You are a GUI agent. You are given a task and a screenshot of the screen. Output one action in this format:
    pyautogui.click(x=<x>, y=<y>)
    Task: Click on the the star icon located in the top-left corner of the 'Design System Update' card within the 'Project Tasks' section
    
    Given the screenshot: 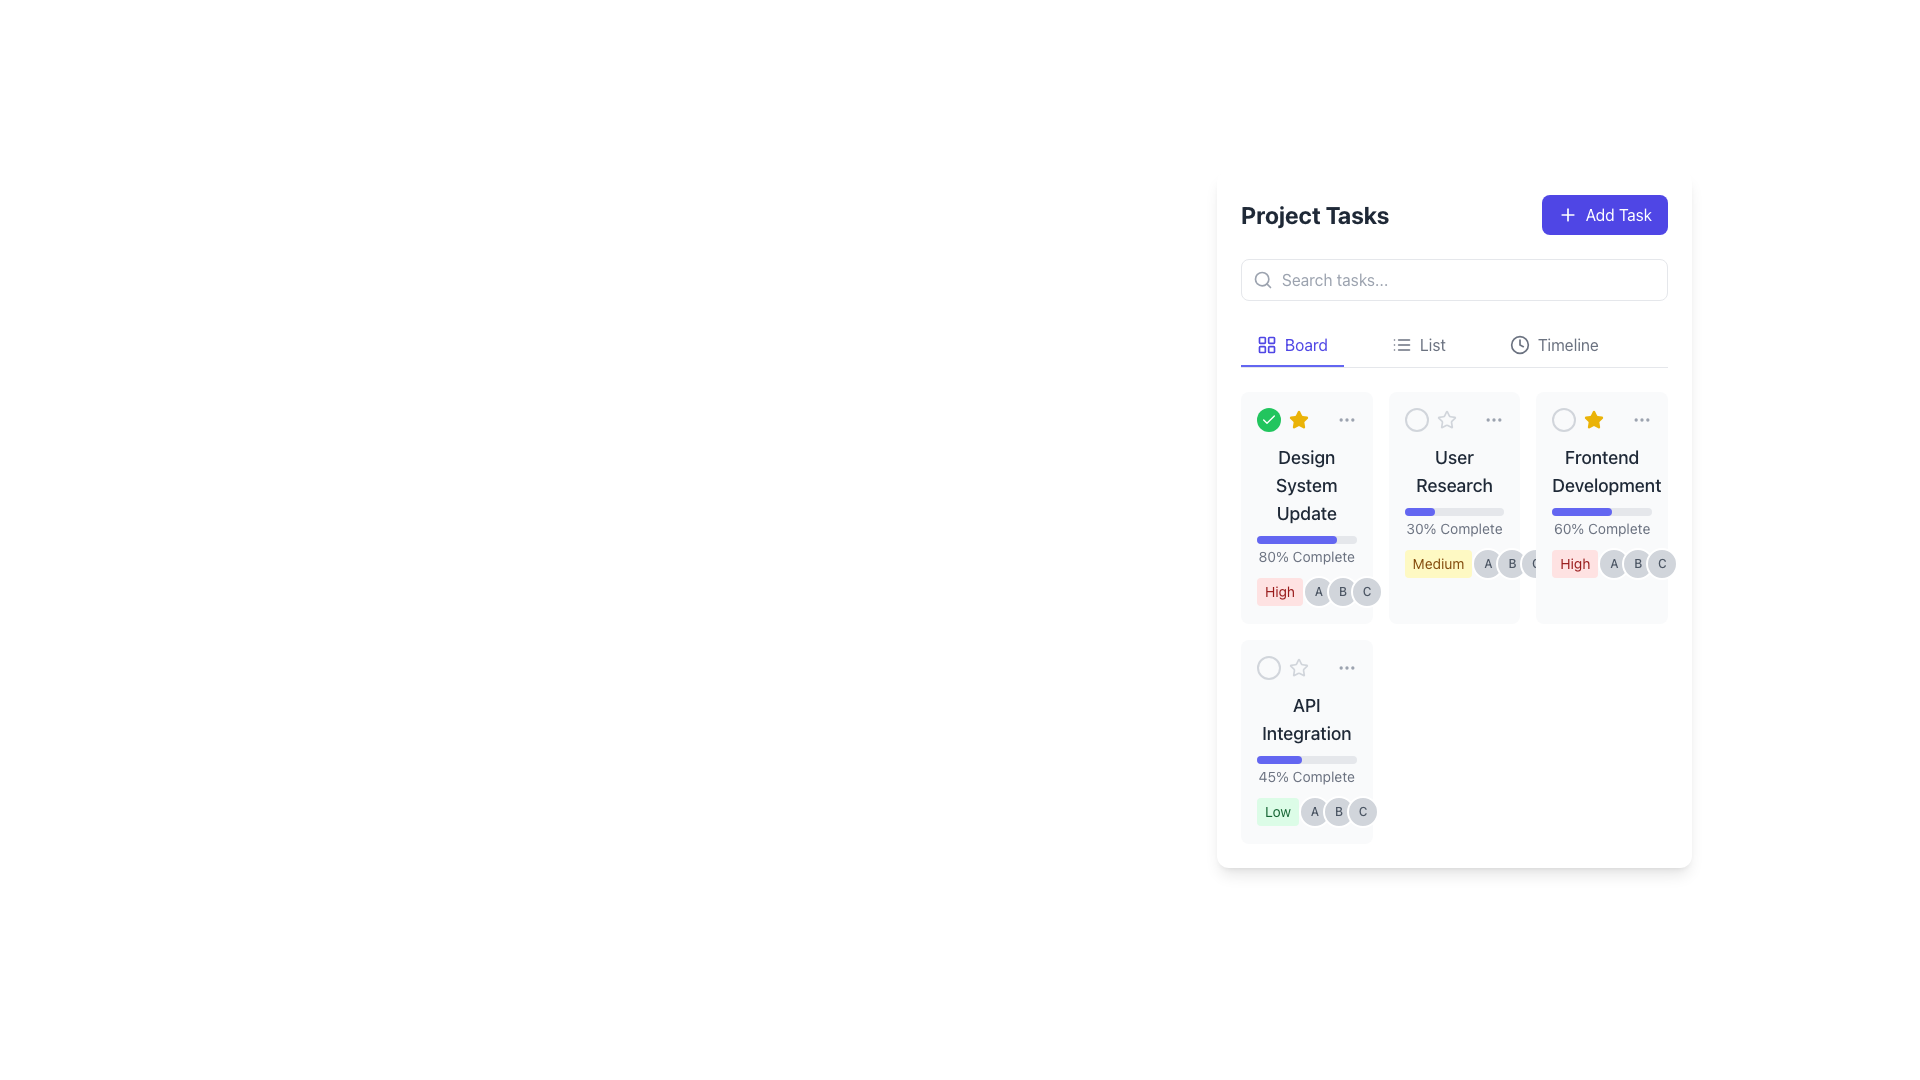 What is the action you would take?
    pyautogui.click(x=1297, y=418)
    